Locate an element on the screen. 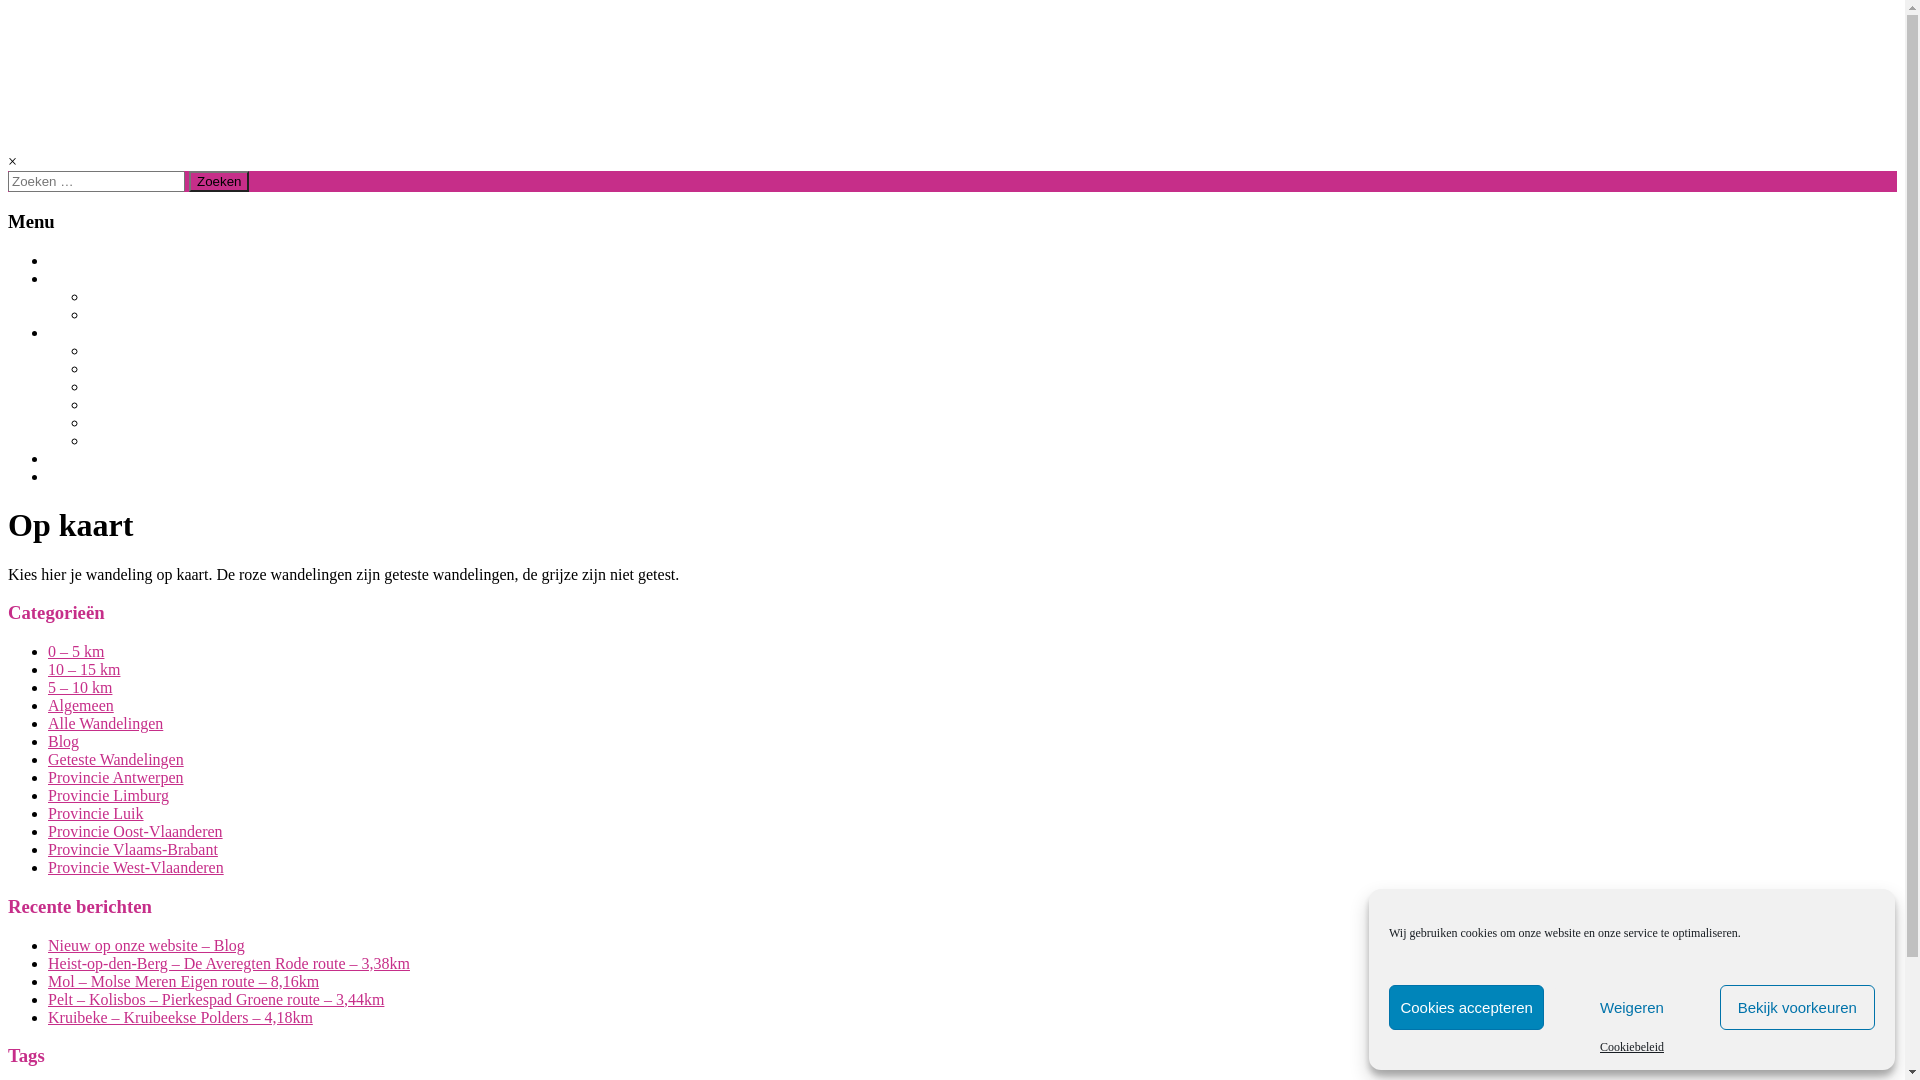  'Provincie Limburg' is located at coordinates (107, 794).